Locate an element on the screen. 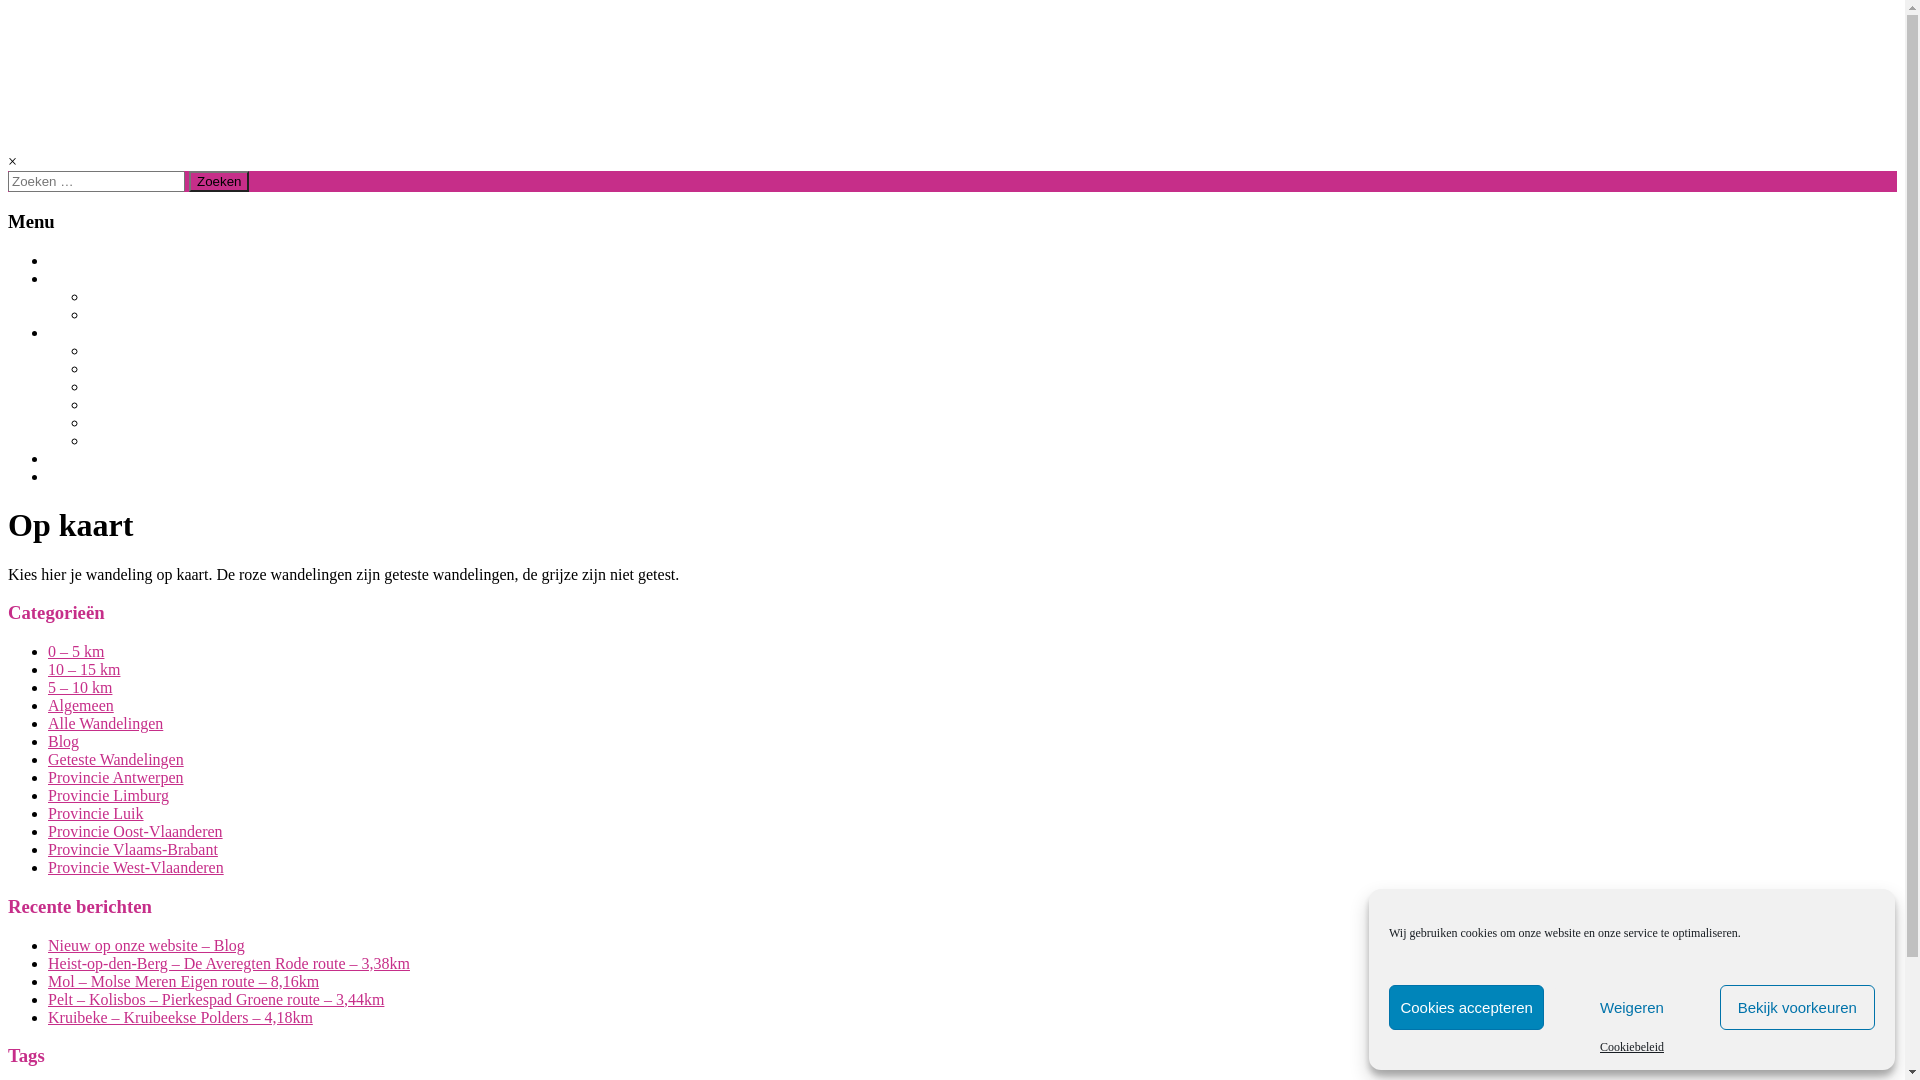  'Provincie Limburg' is located at coordinates (107, 794).